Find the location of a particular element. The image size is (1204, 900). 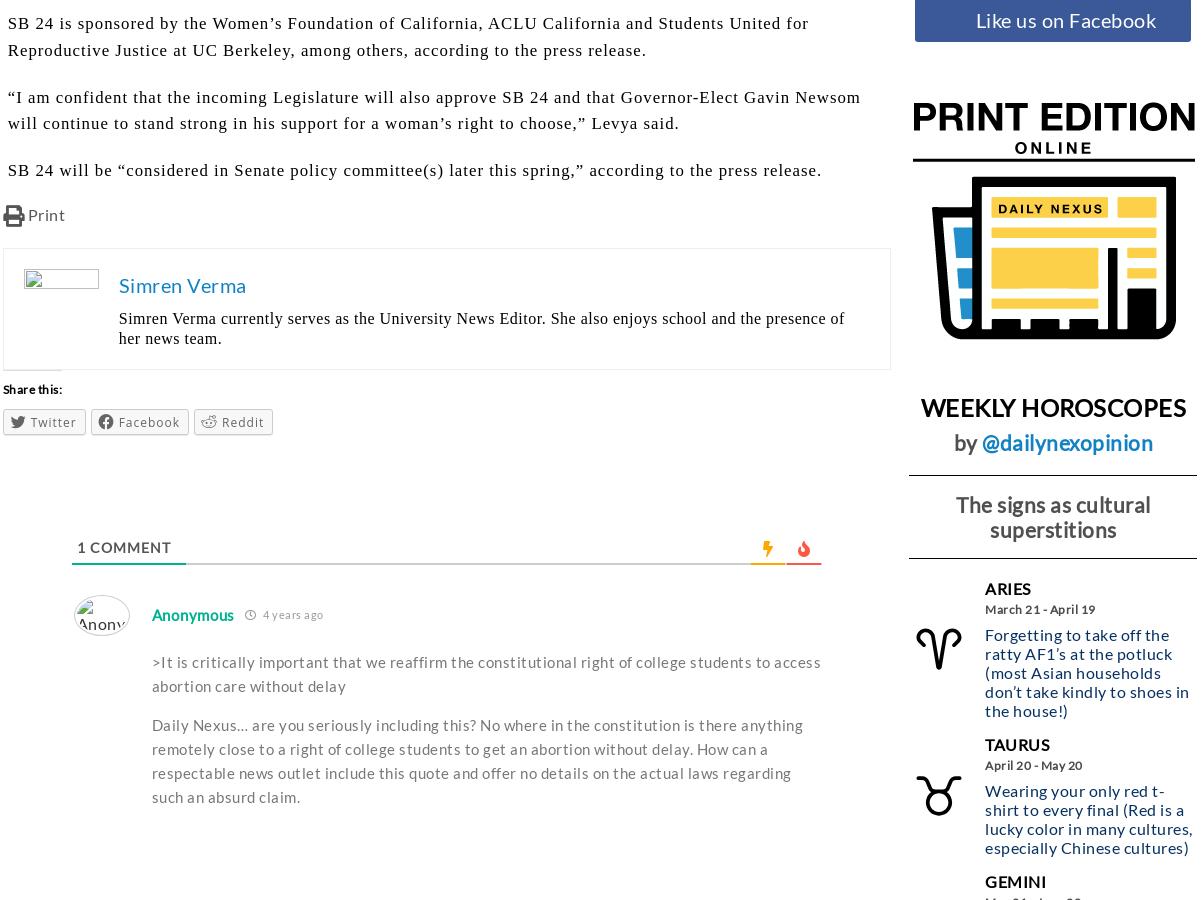

'Daily Nexus… are you seriously including this? No where in the constitution is there anything remotely close to a right of college students to get an abortion without delay. How can a respectable news outlet include this quote and offer no details on the actual laws regarding such an absurd claim.' is located at coordinates (477, 760).